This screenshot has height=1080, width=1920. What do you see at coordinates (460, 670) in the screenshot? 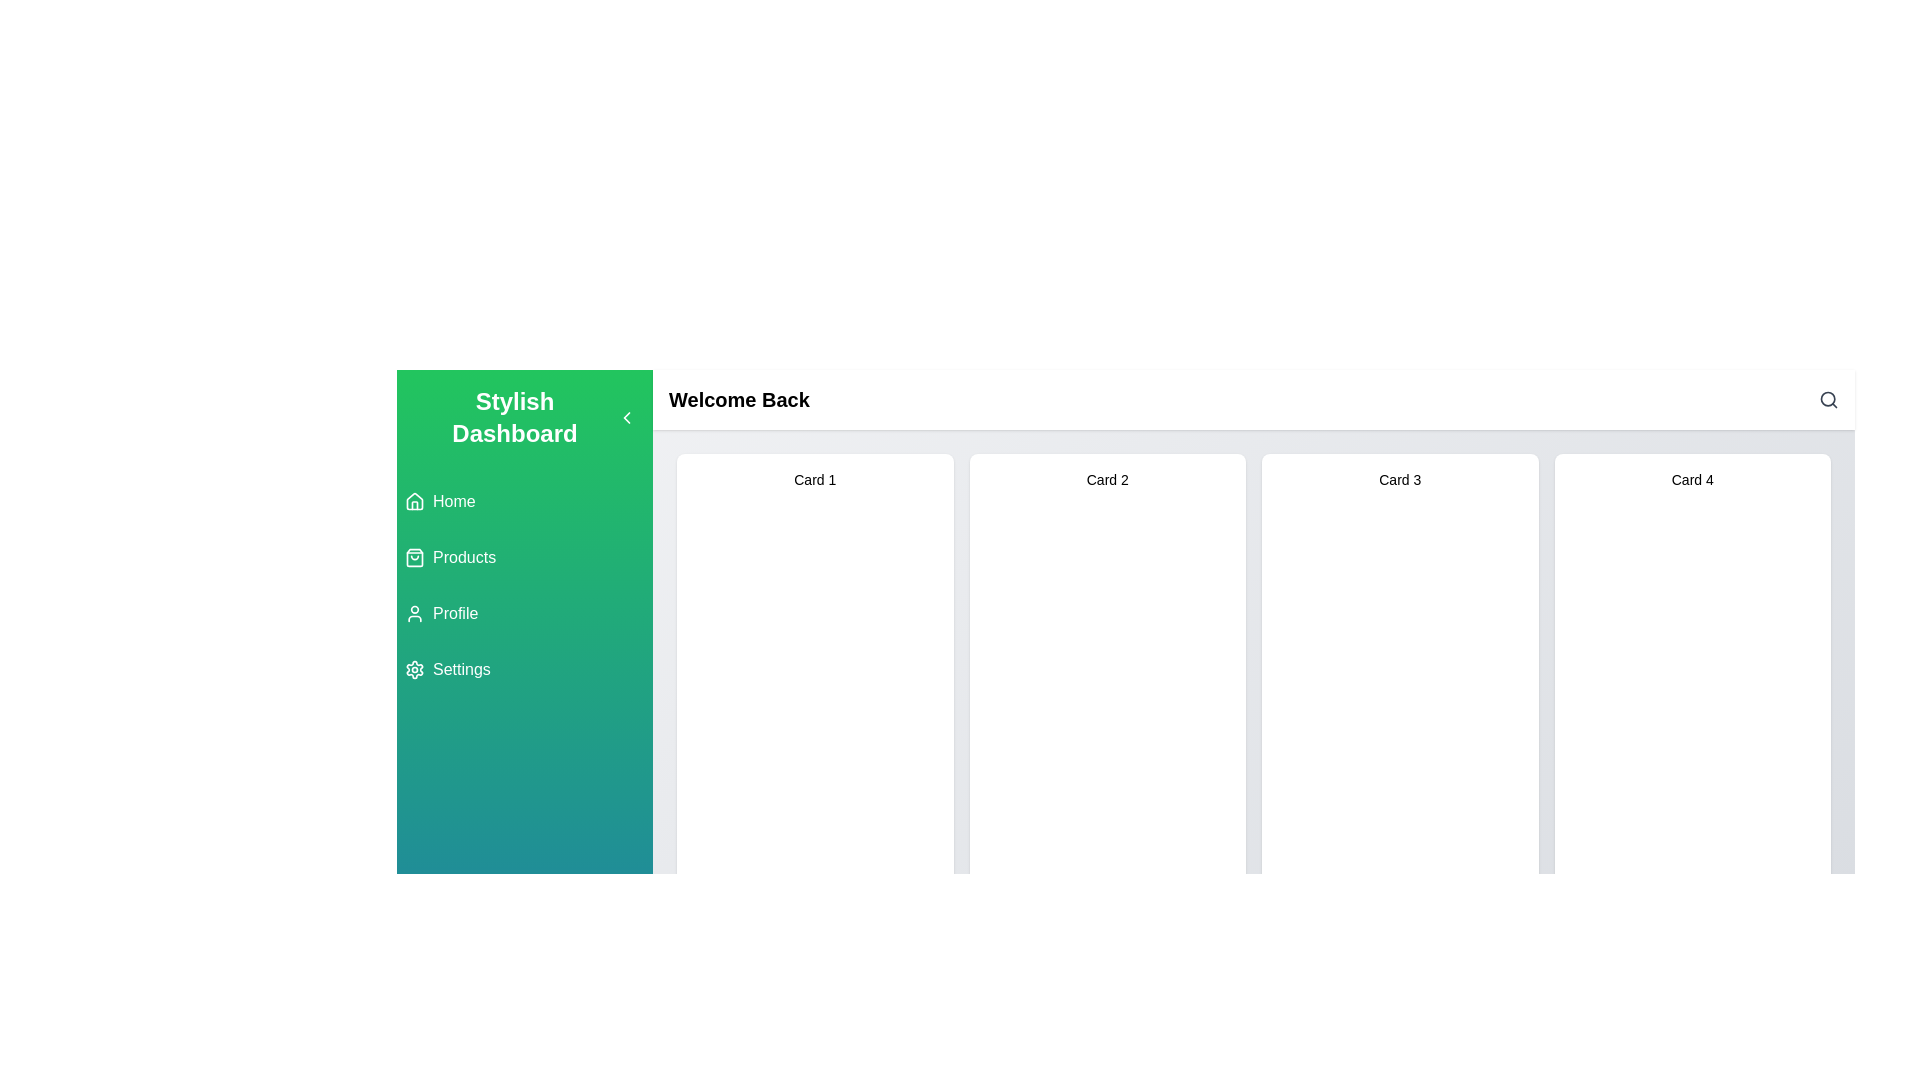
I see `the 'Settings' text label in the vertical navigation menu on the left side of the interface, which is styled with a sans-serif typeface and appears white against a green gradient background` at bounding box center [460, 670].